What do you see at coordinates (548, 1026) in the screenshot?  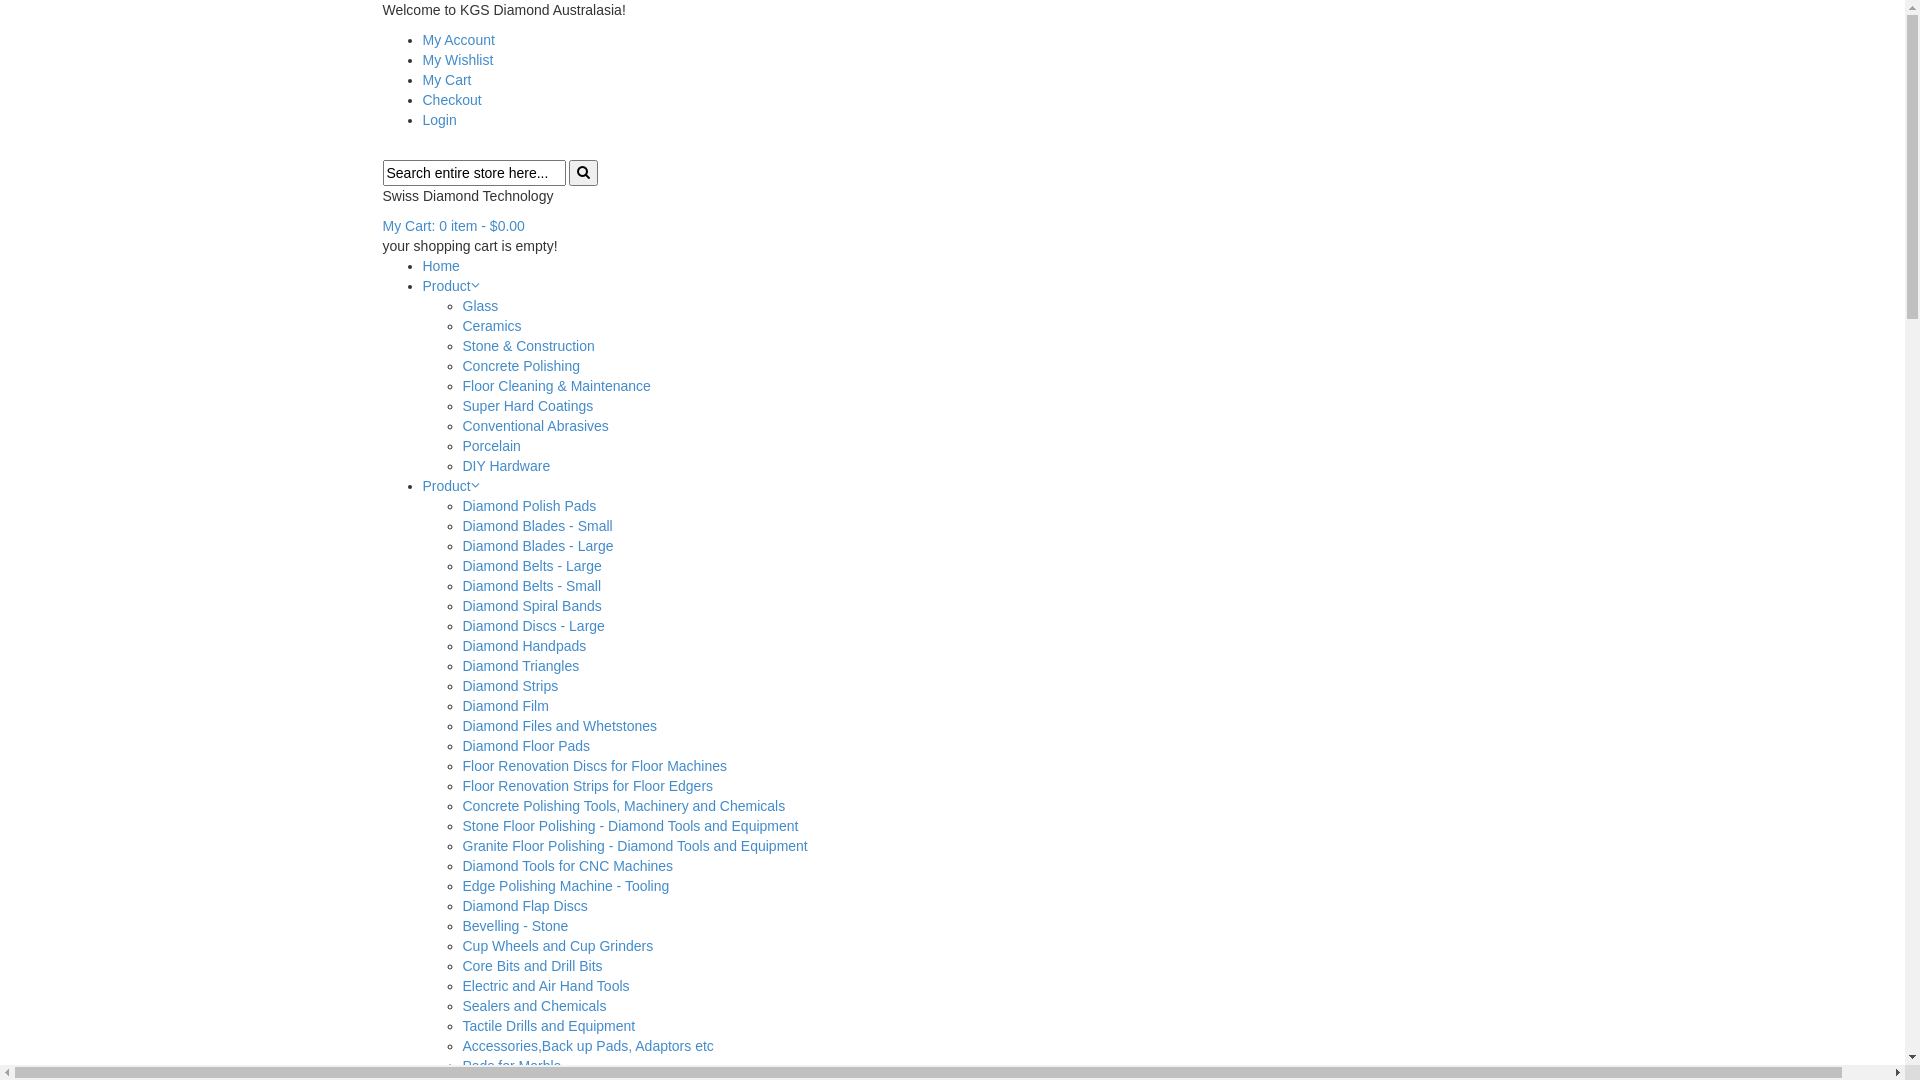 I see `'Tactile Drills and Equipment'` at bounding box center [548, 1026].